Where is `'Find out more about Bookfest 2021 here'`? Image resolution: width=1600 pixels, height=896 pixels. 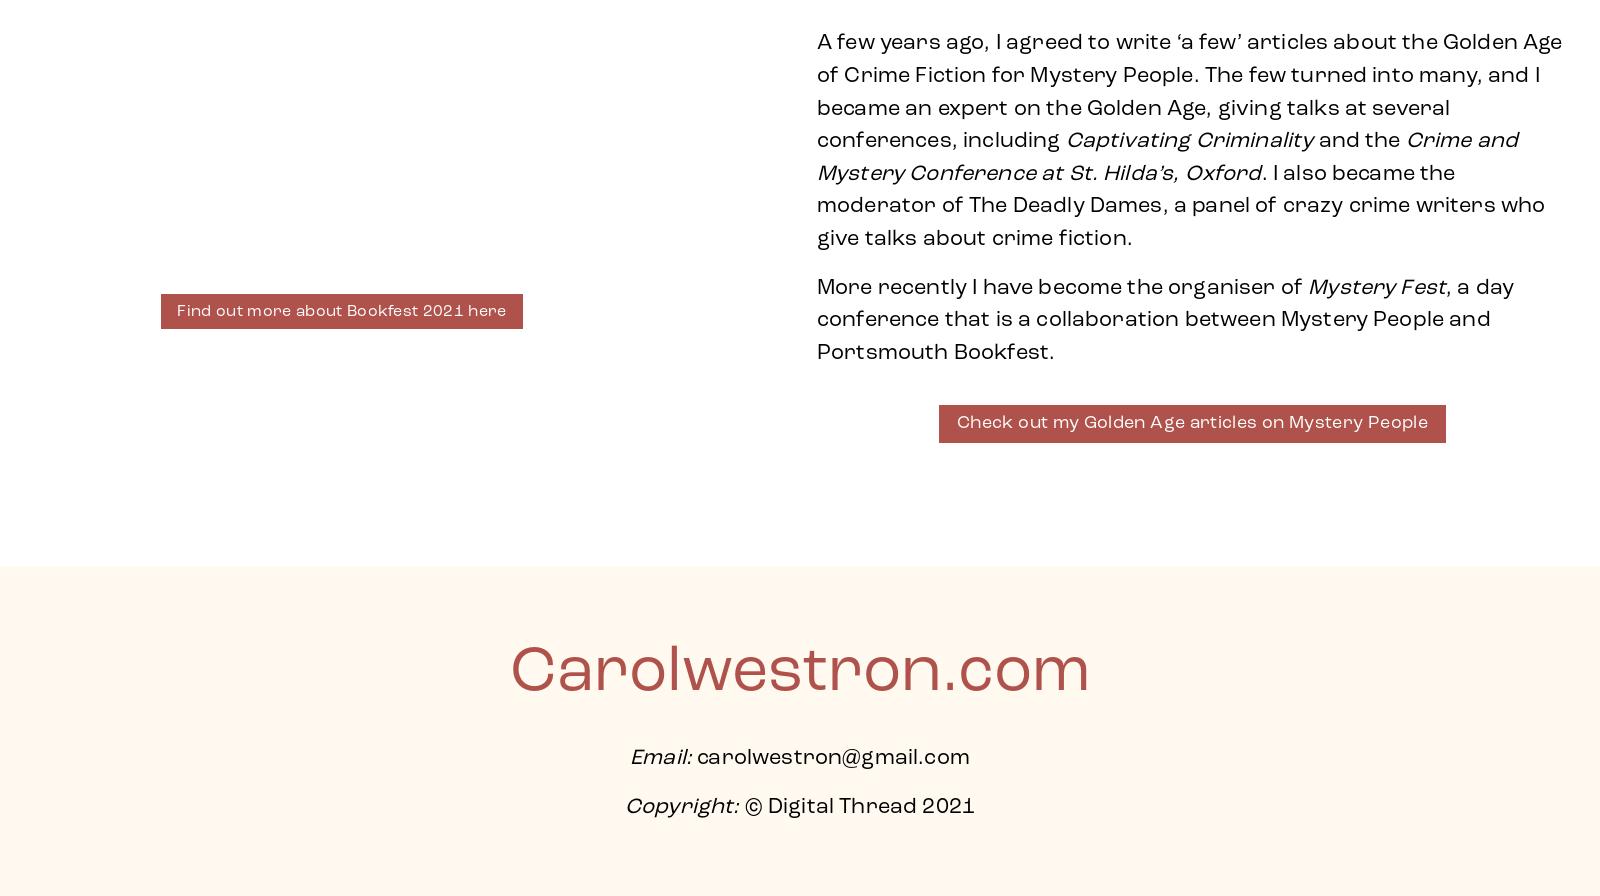 'Find out more about Bookfest 2021 here' is located at coordinates (341, 311).